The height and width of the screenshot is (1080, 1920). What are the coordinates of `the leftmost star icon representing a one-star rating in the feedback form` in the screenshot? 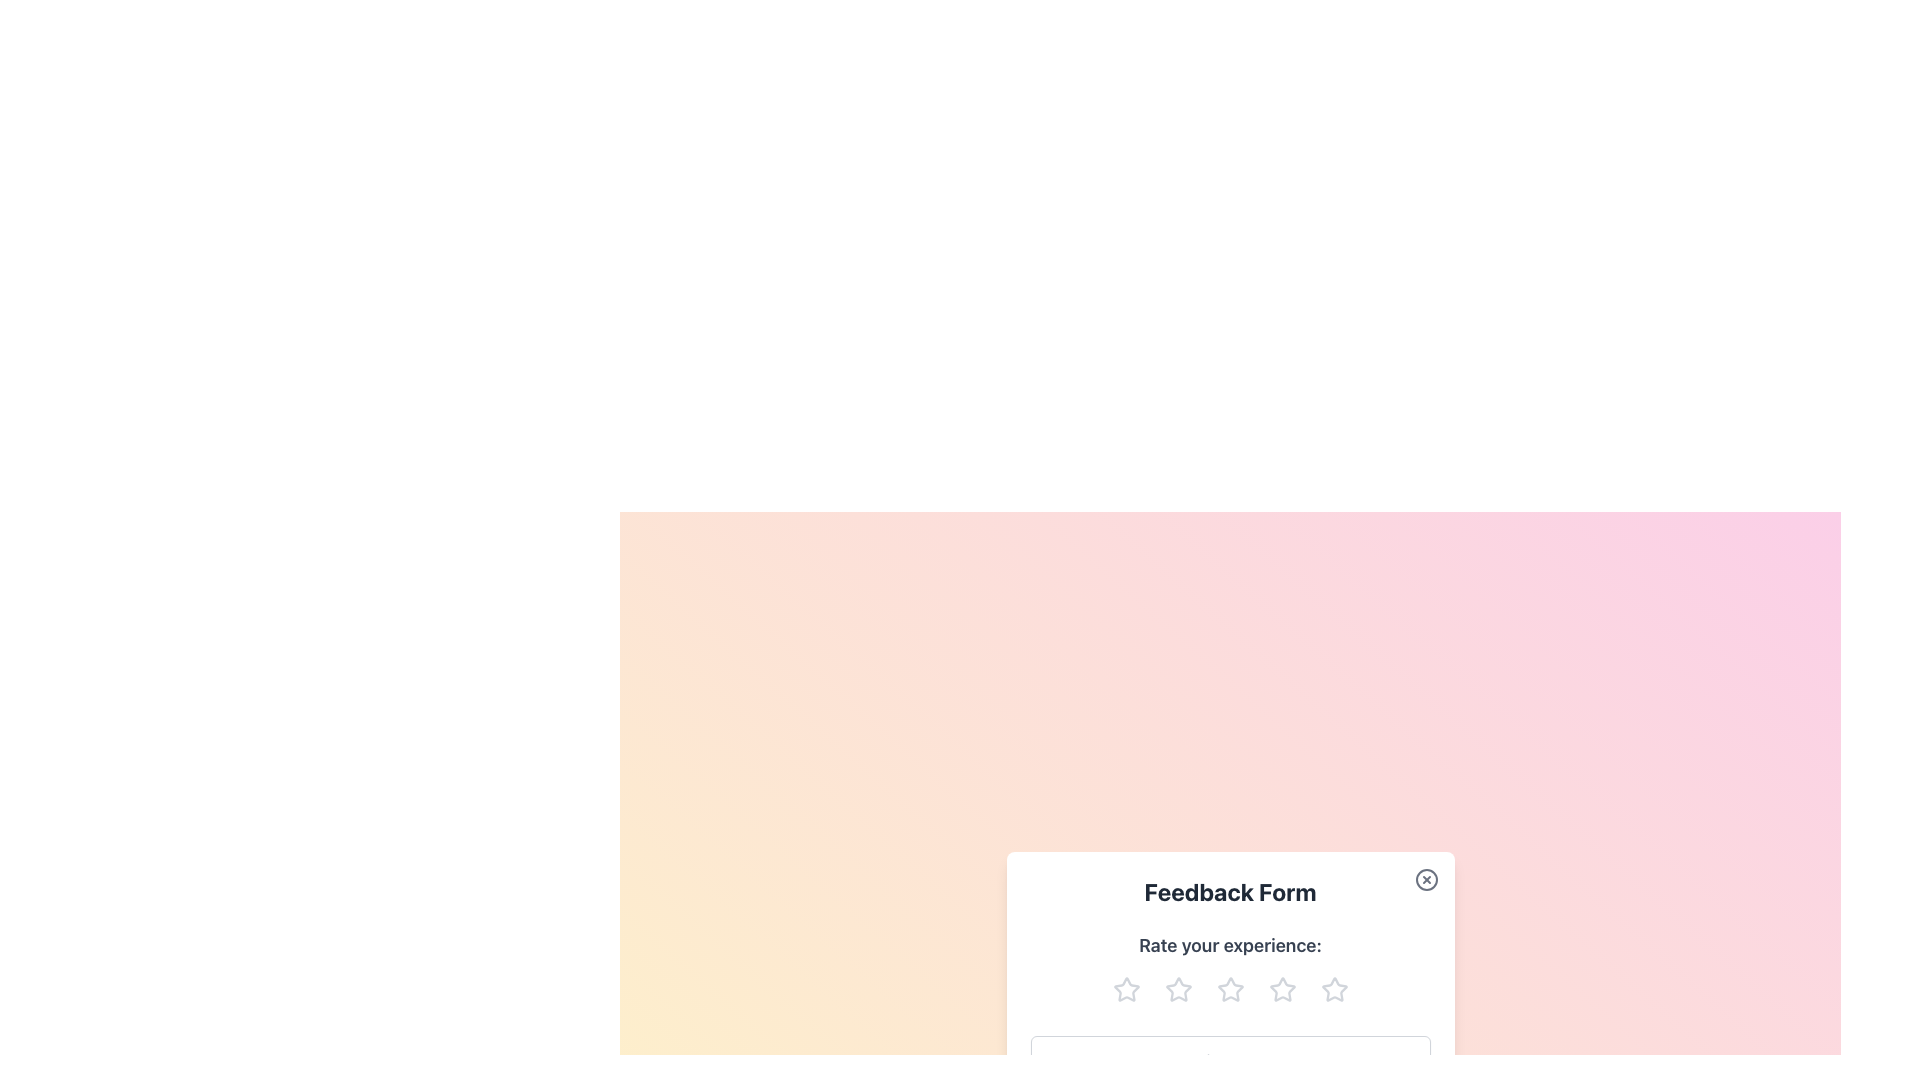 It's located at (1126, 988).